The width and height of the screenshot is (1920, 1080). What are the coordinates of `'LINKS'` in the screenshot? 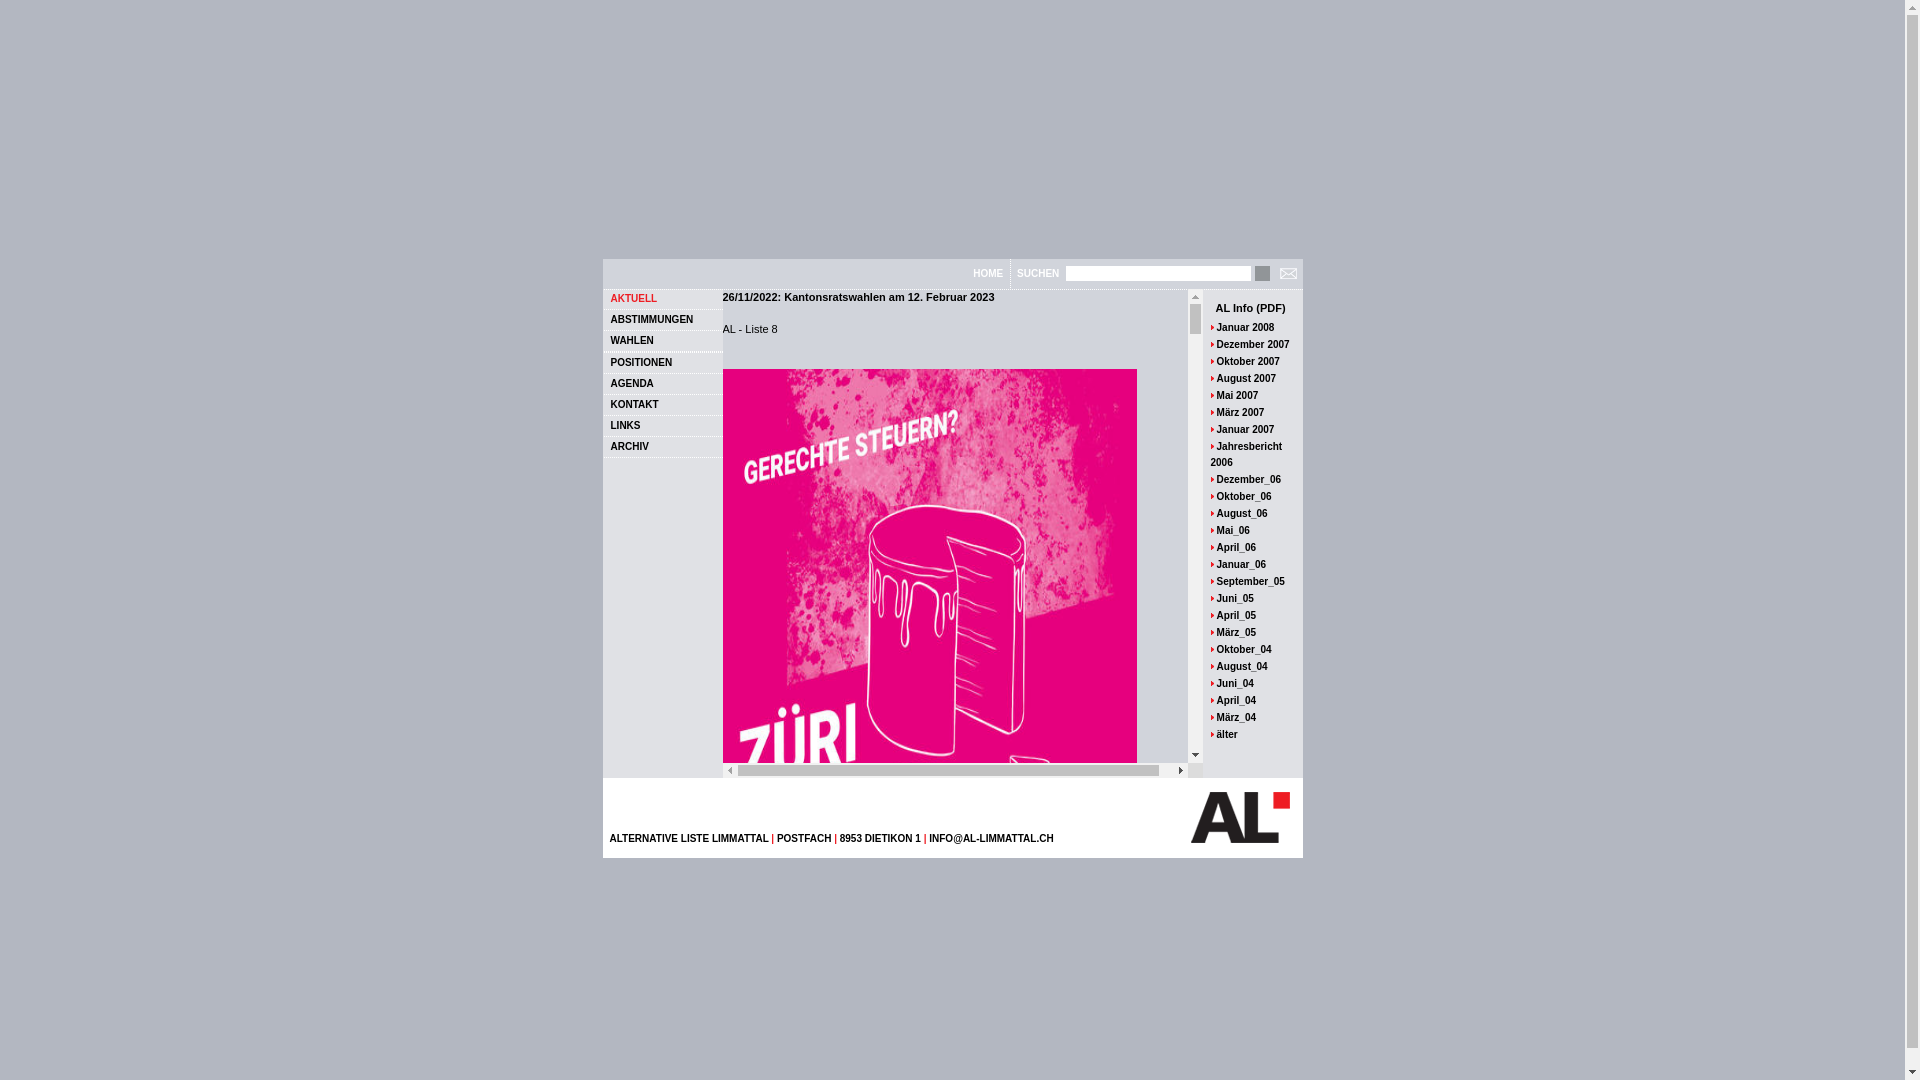 It's located at (623, 424).